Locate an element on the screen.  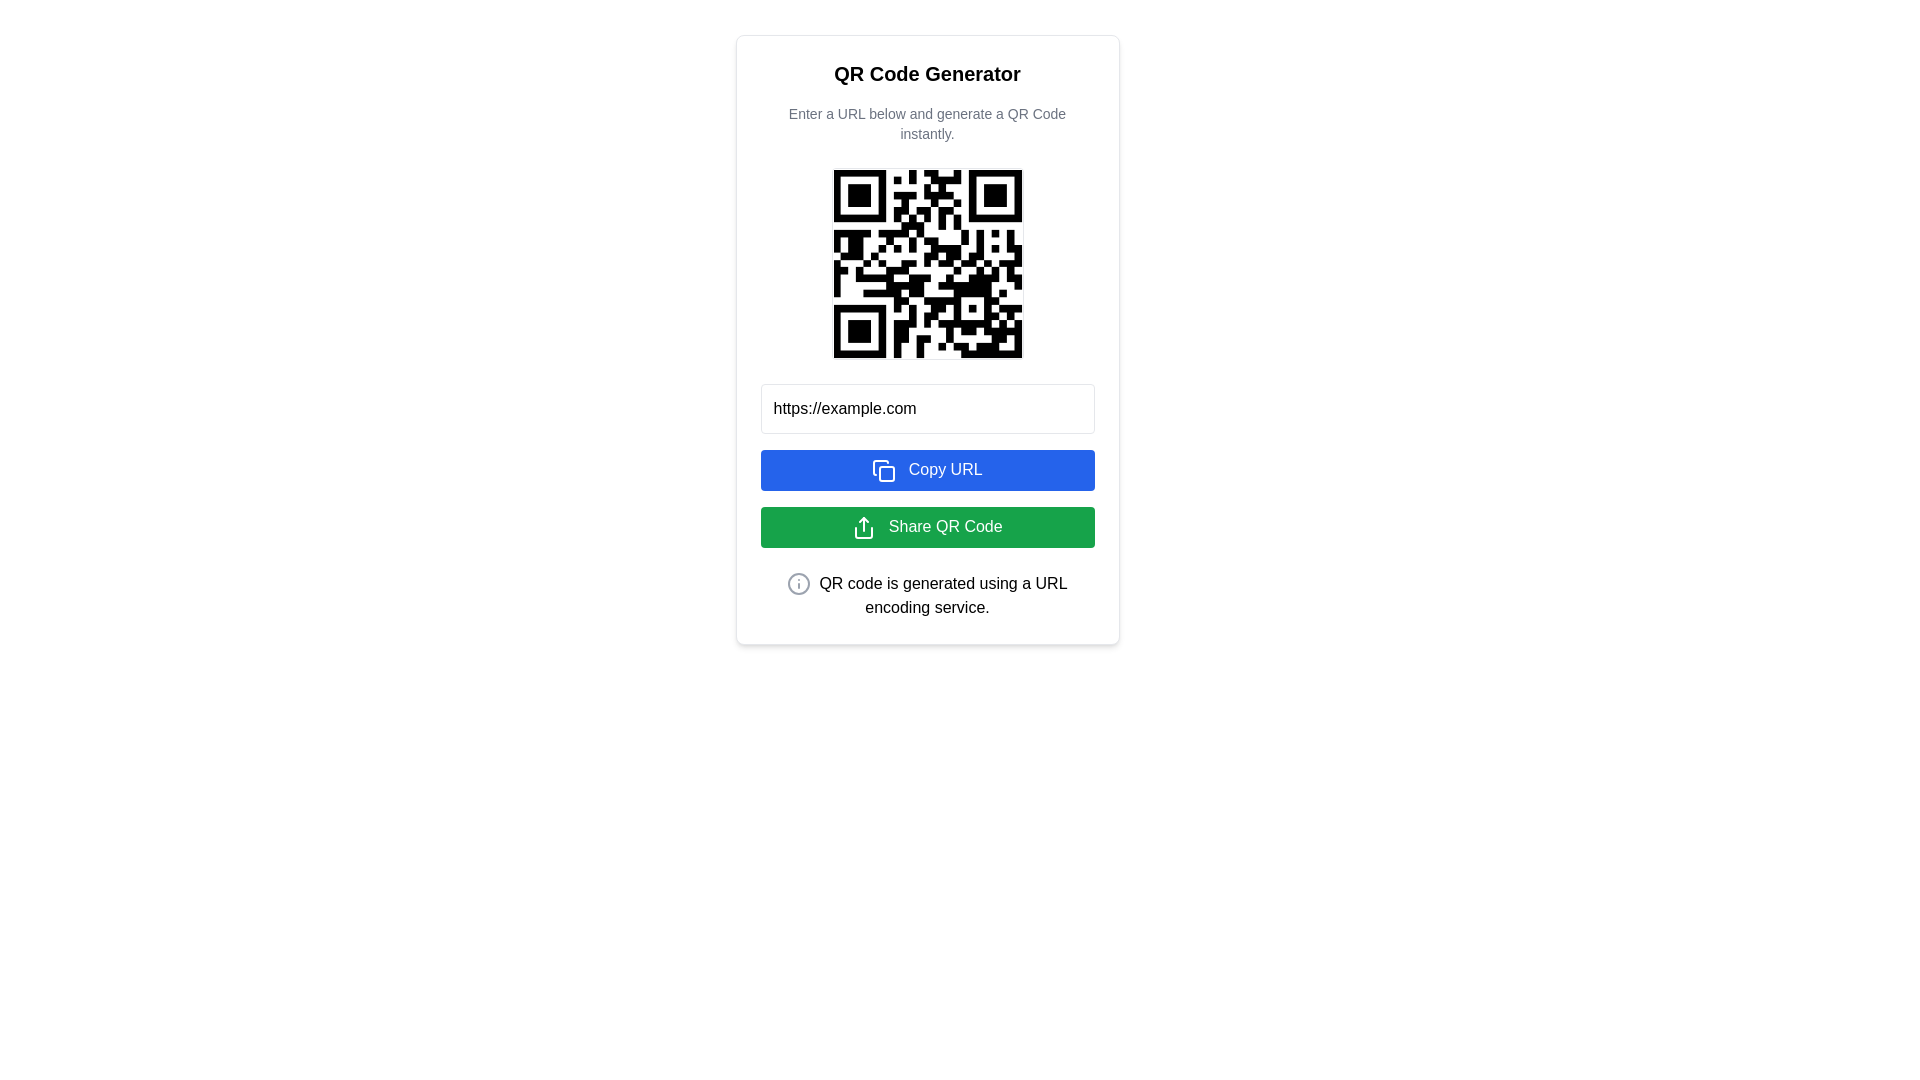
the header text that introduces the QR Code generator is located at coordinates (926, 72).